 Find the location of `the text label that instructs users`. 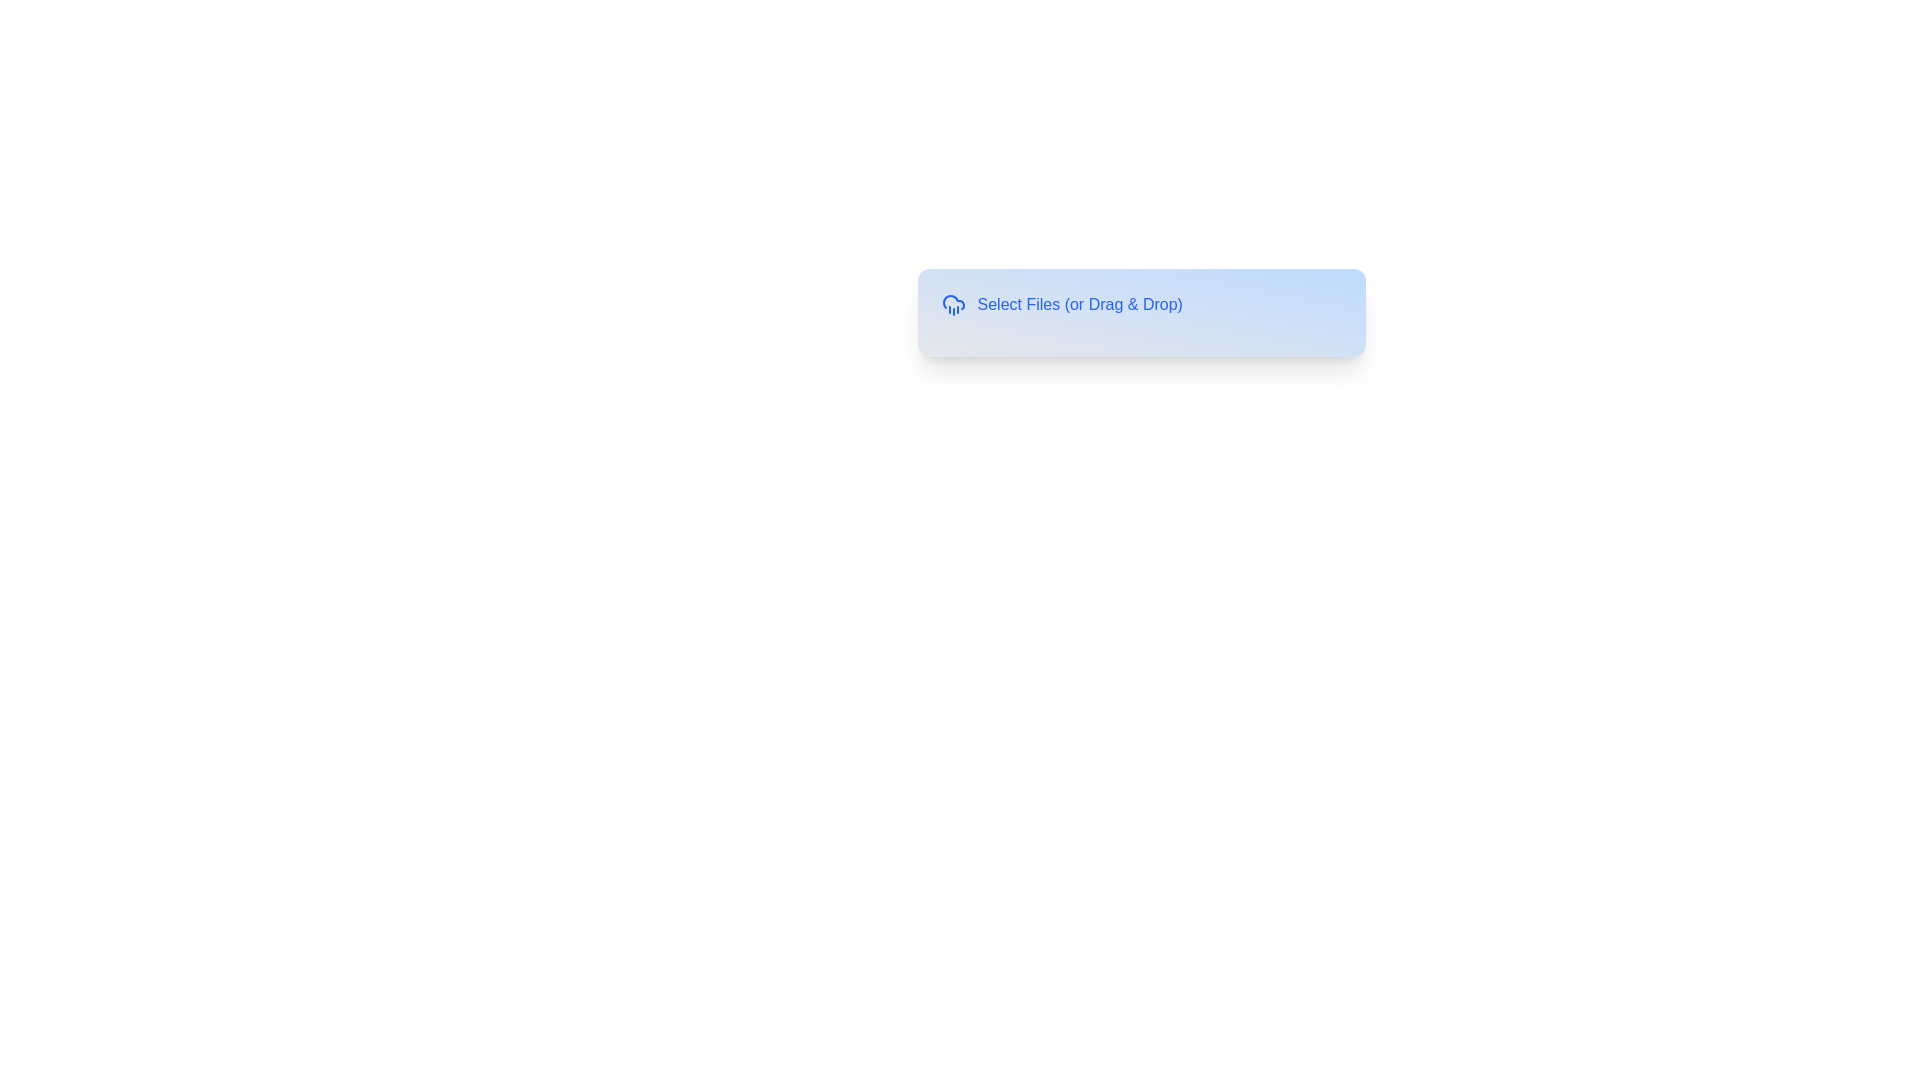

the text label that instructs users is located at coordinates (1079, 304).